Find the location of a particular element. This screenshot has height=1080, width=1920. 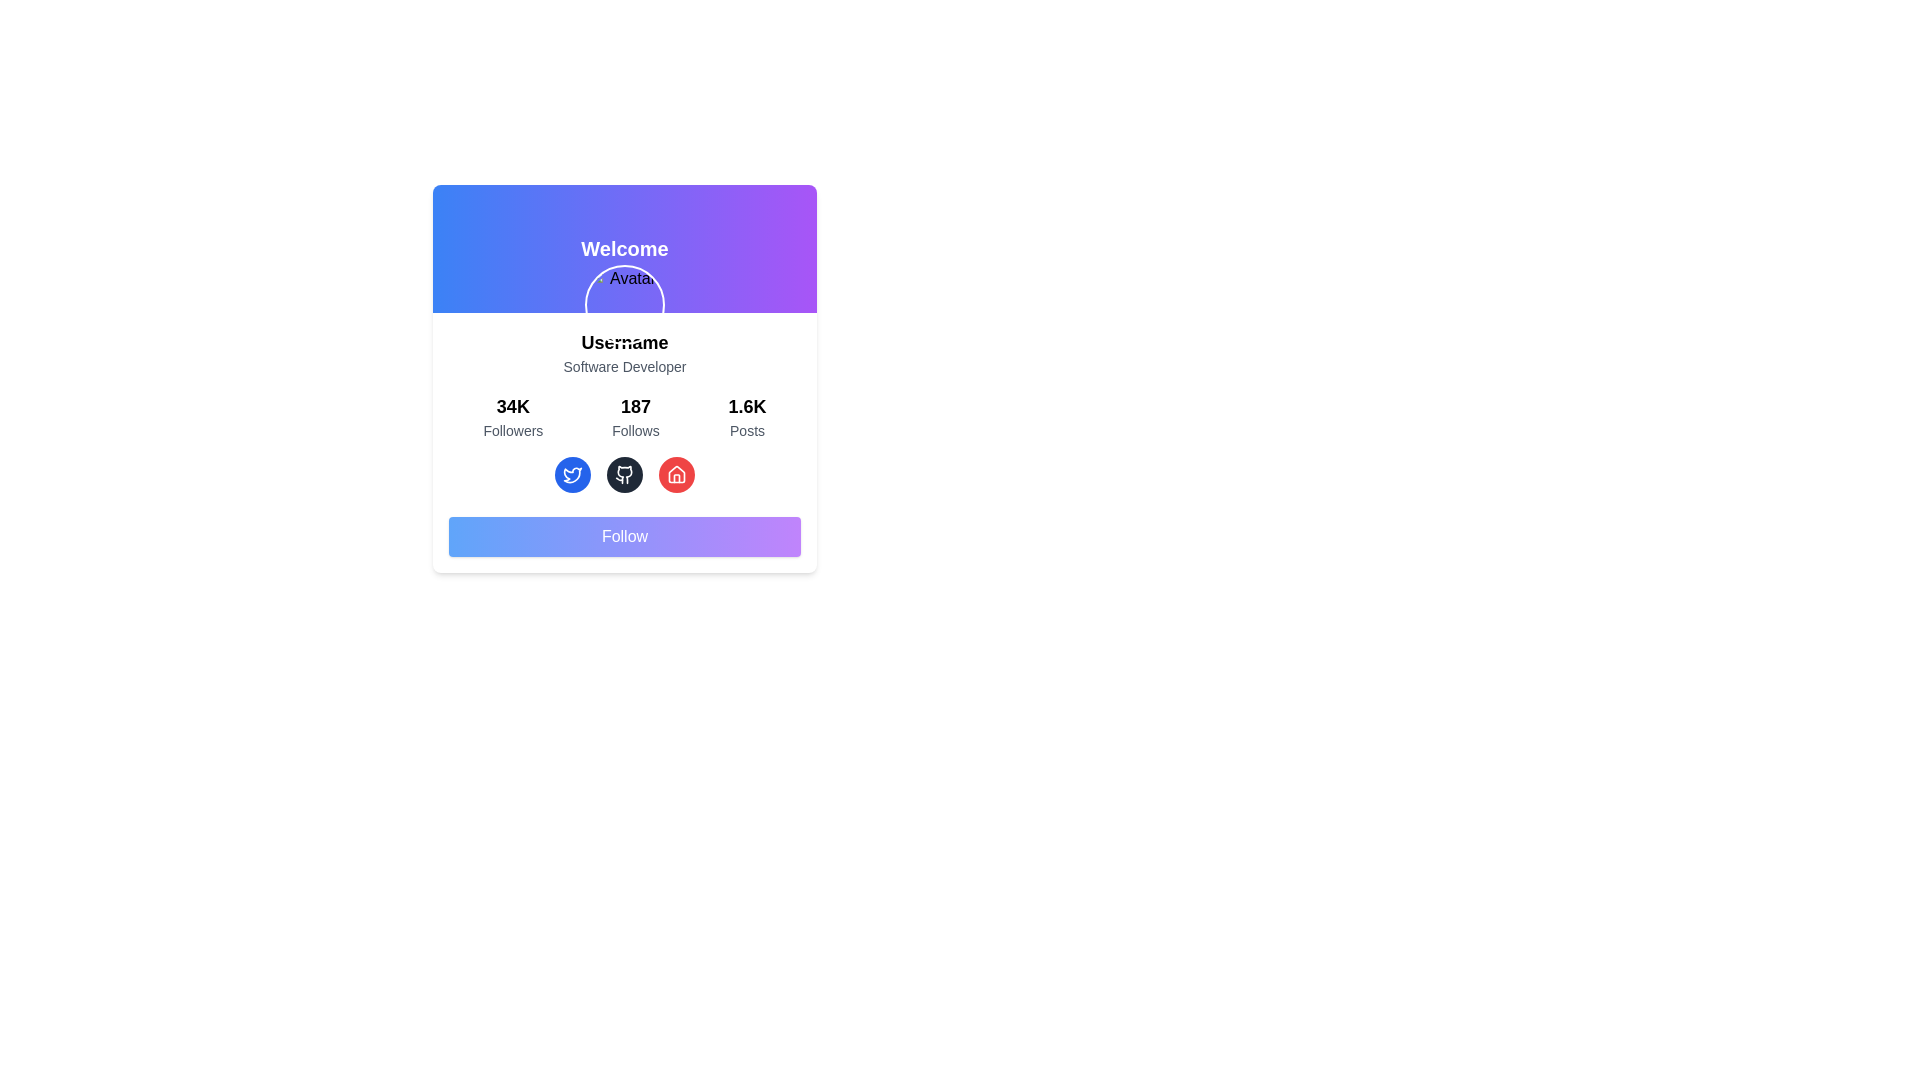

the text display element showing '1.6K' with the label 'Posts', located on the right side of the statistics group in the user profile card layout is located at coordinates (746, 415).